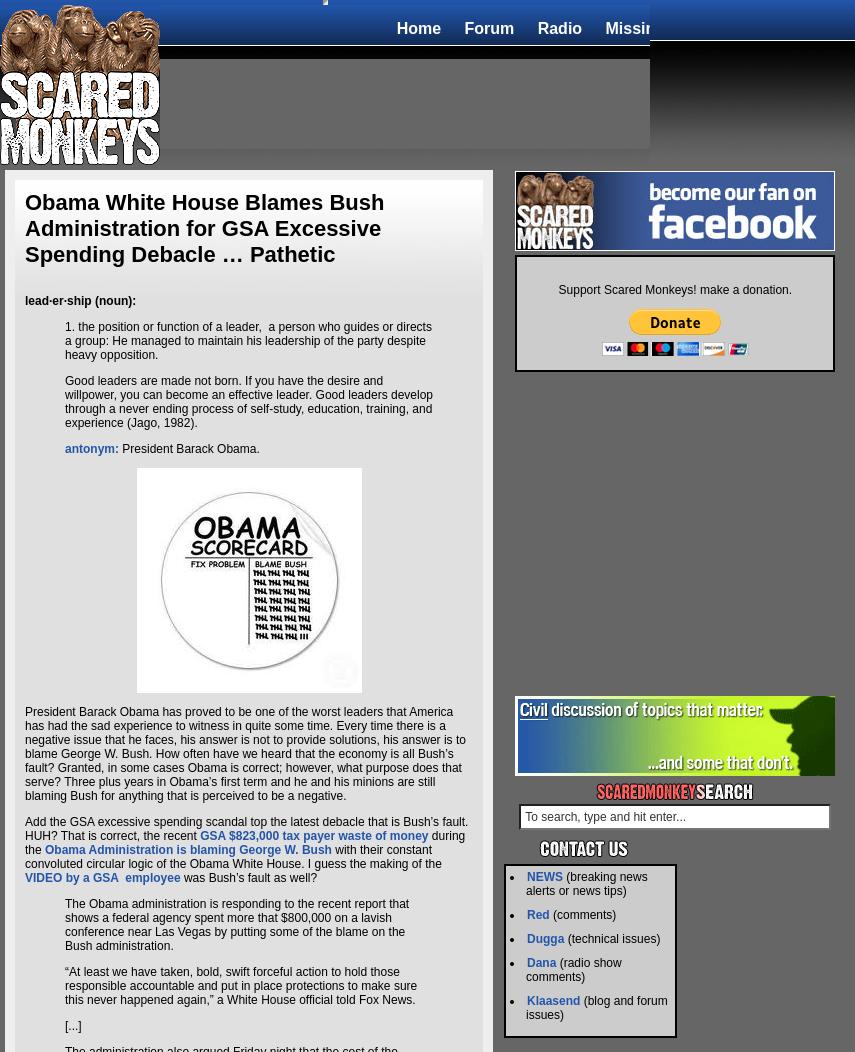 This screenshot has height=1052, width=855. I want to click on 'Crime', so click(776, 27).